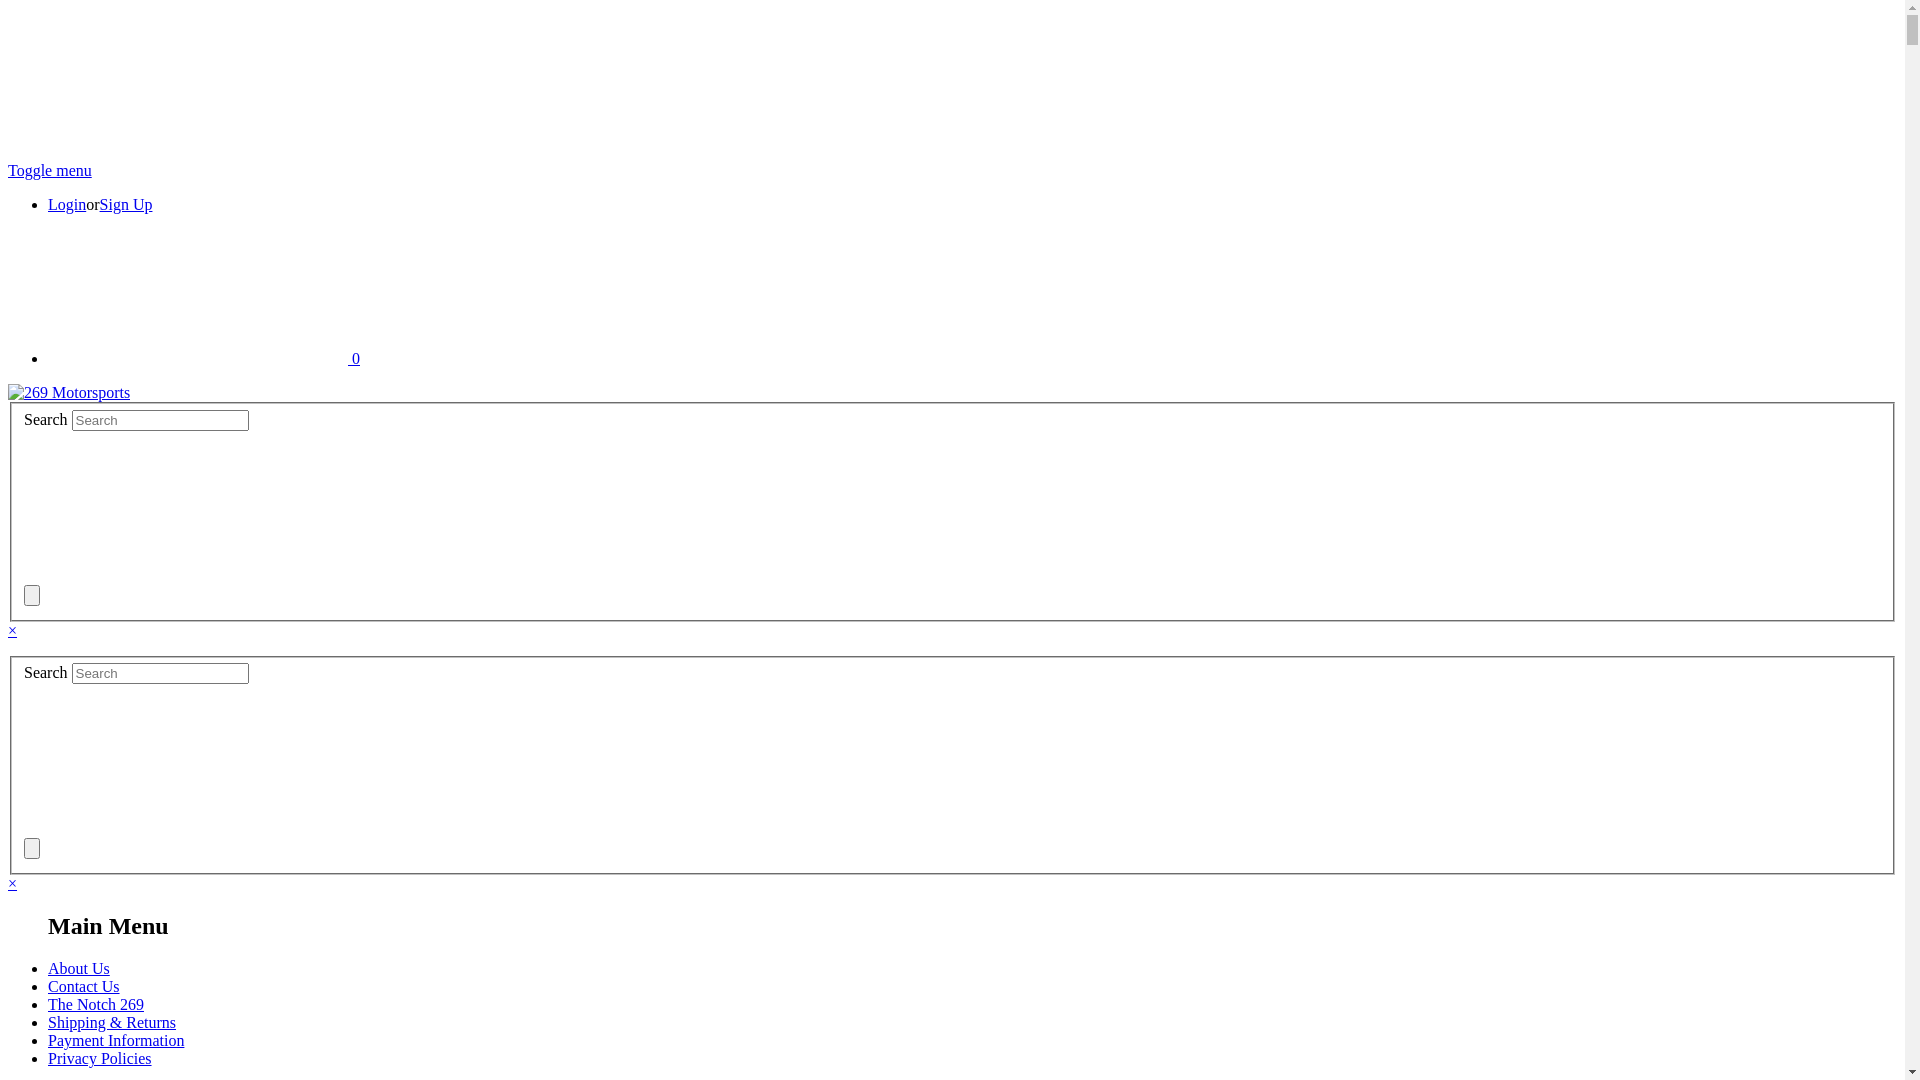  Describe the element at coordinates (82, 985) in the screenshot. I see `'Contact Us'` at that location.